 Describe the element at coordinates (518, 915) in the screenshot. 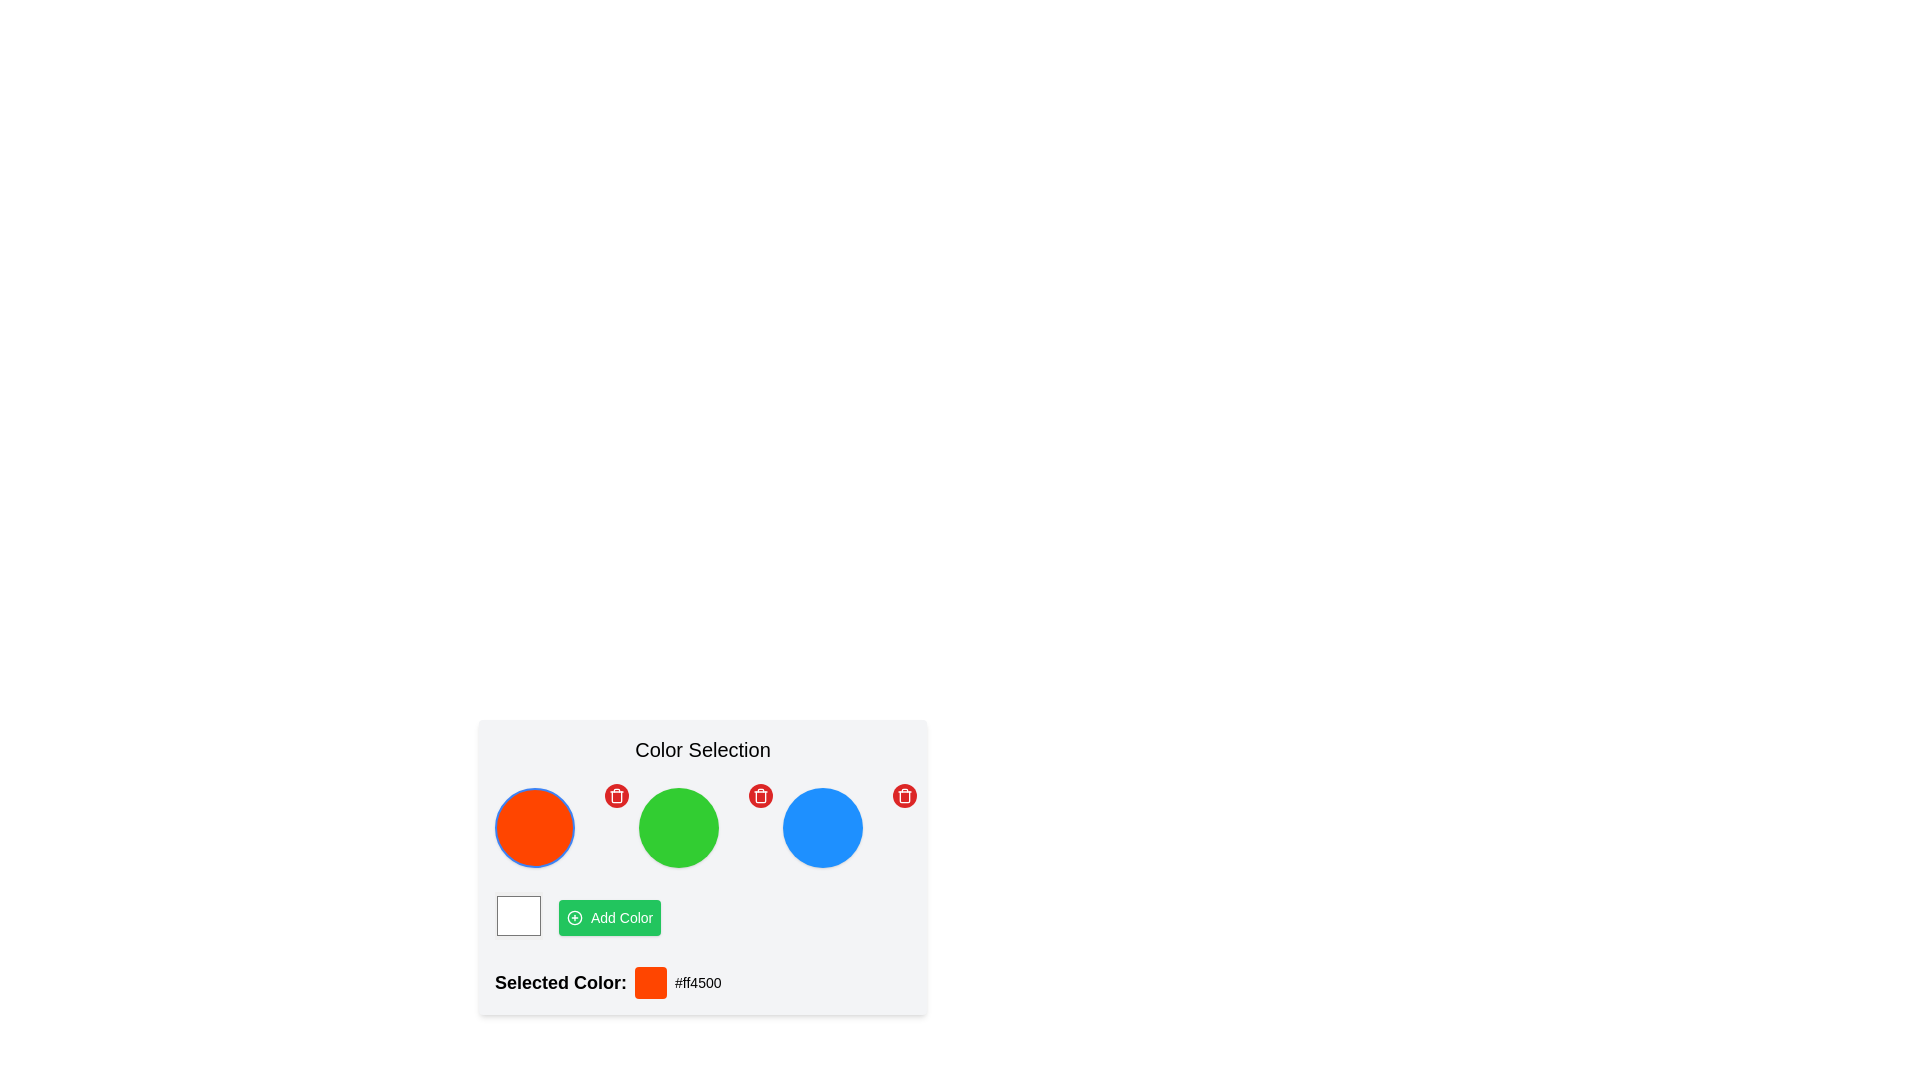

I see `the white color selection button located in the bottom-left corner of the 'Color Selection' panel` at that location.